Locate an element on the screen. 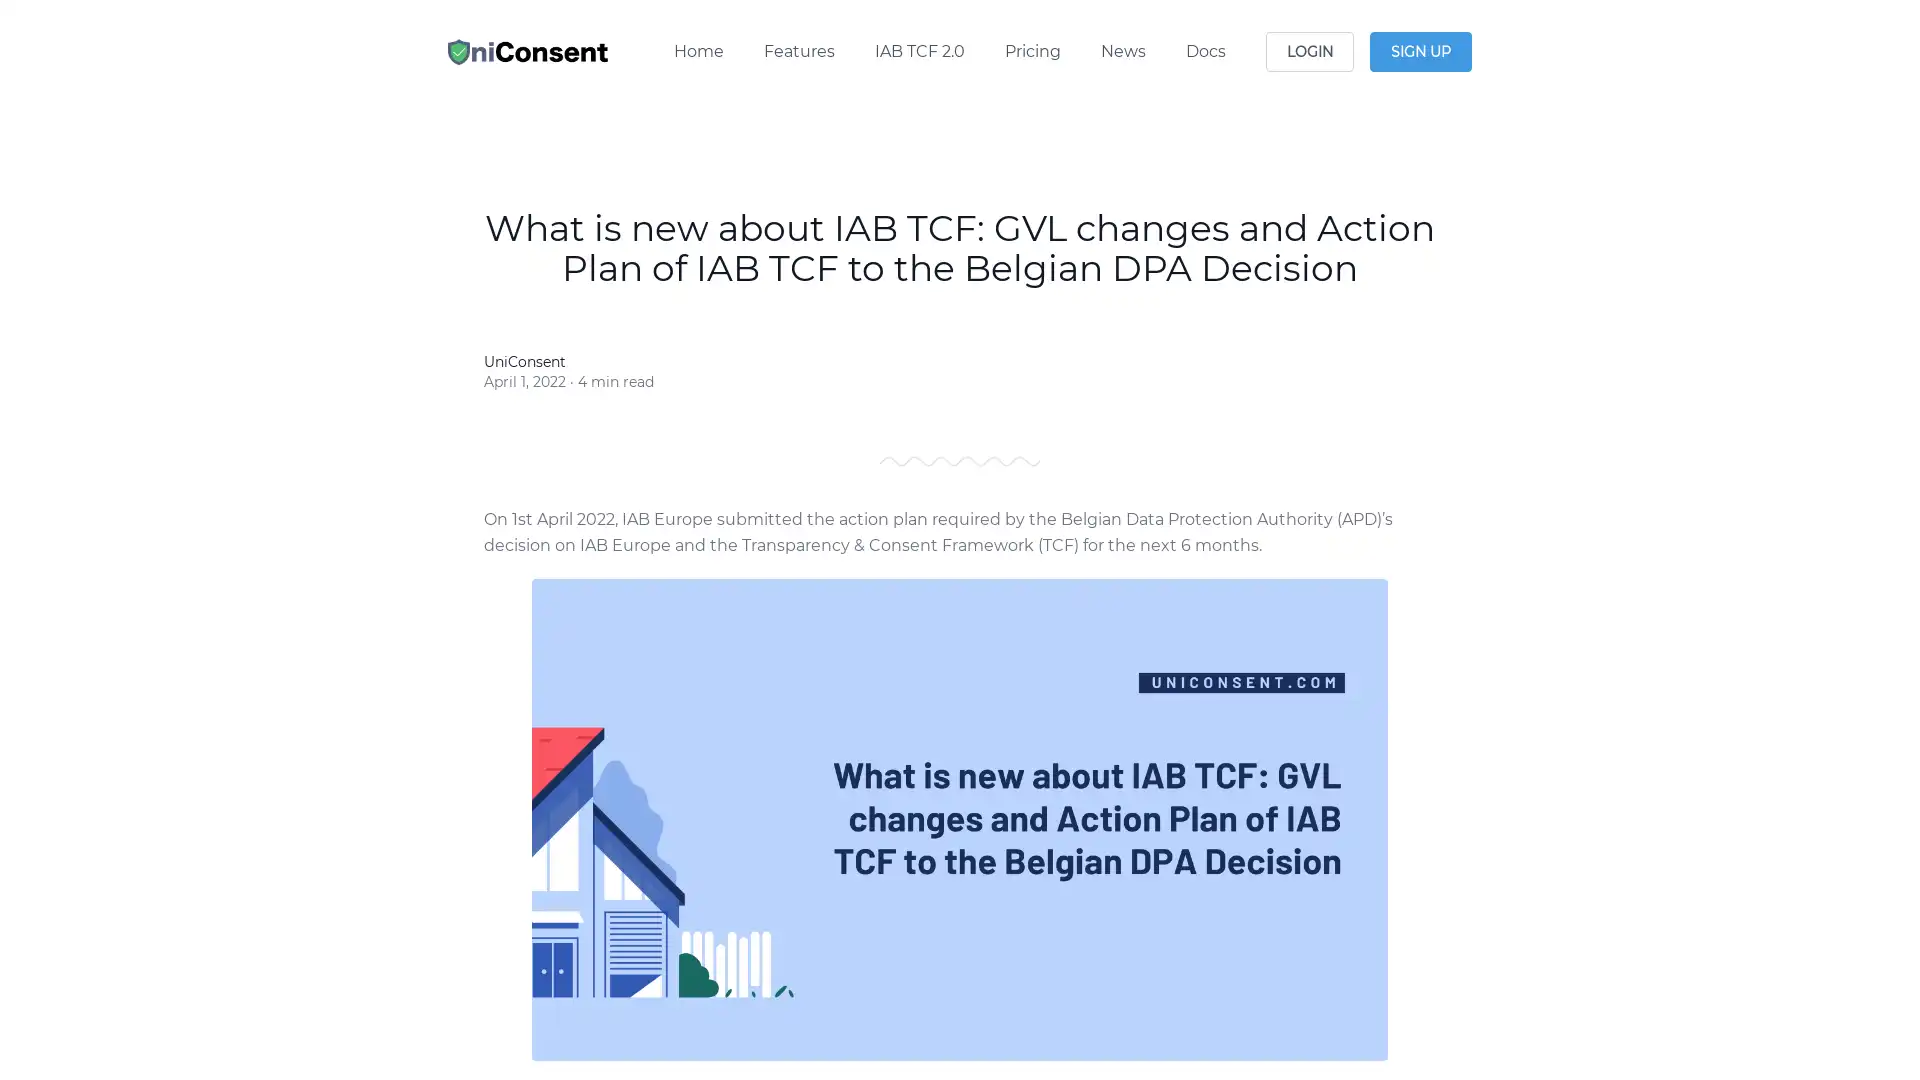 This screenshot has width=1920, height=1080. Manage Options is located at coordinates (117, 1043).